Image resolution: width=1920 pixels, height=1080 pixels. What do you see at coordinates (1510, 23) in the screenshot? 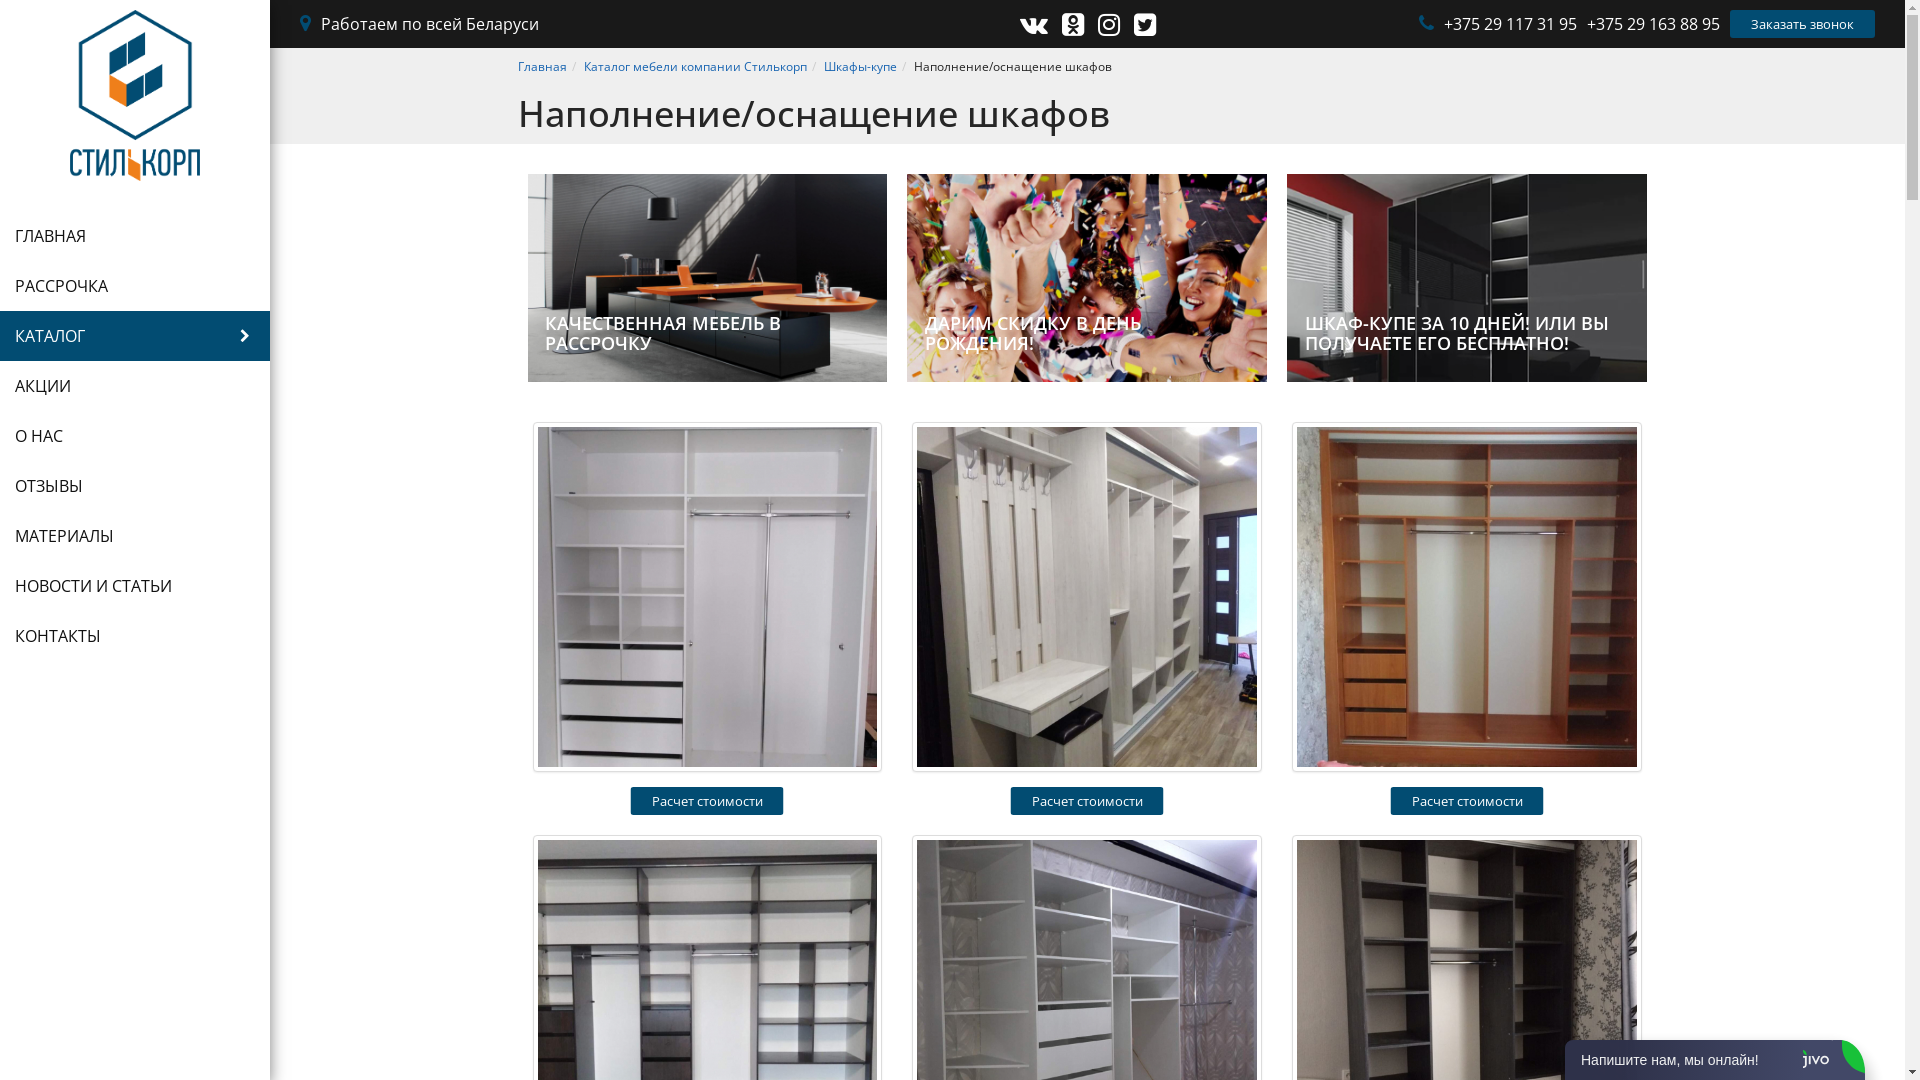
I see `'+375 29 117 31 95'` at bounding box center [1510, 23].